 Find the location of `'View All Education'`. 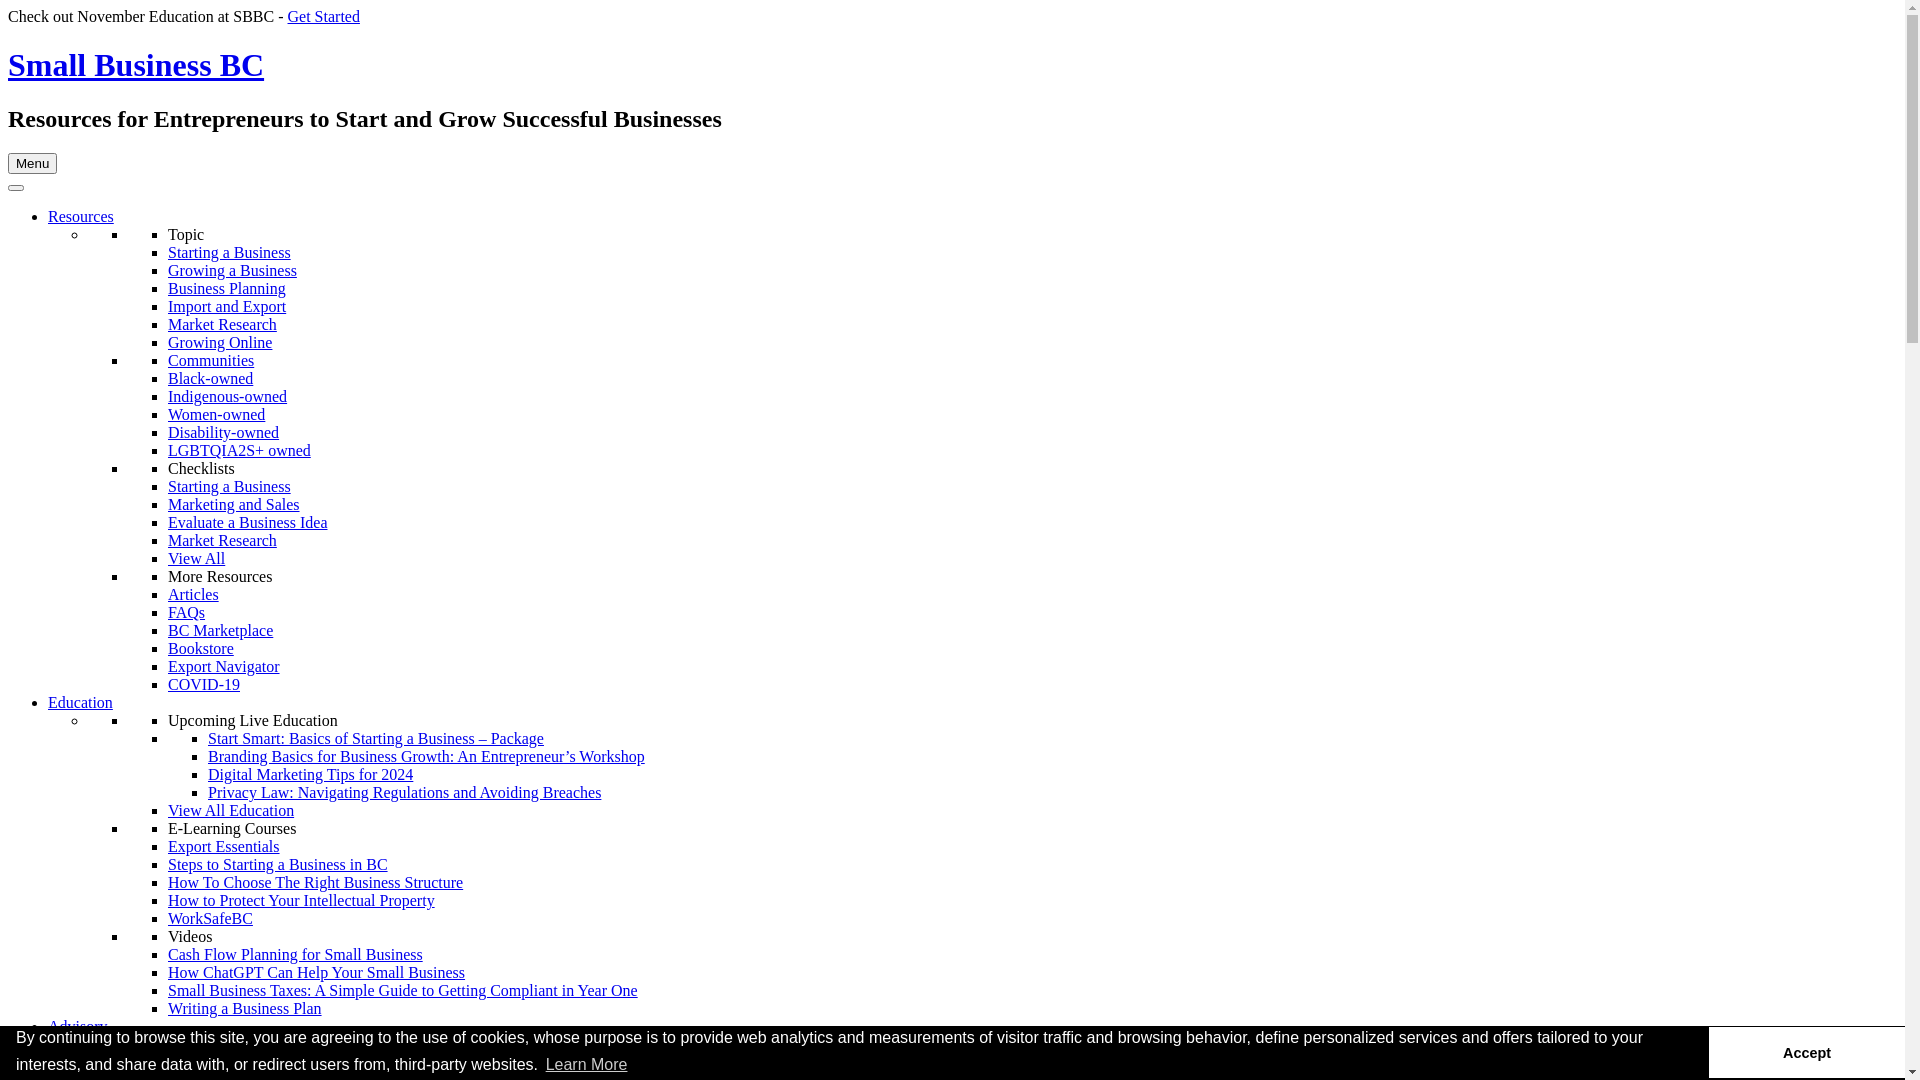

'View All Education' is located at coordinates (230, 810).